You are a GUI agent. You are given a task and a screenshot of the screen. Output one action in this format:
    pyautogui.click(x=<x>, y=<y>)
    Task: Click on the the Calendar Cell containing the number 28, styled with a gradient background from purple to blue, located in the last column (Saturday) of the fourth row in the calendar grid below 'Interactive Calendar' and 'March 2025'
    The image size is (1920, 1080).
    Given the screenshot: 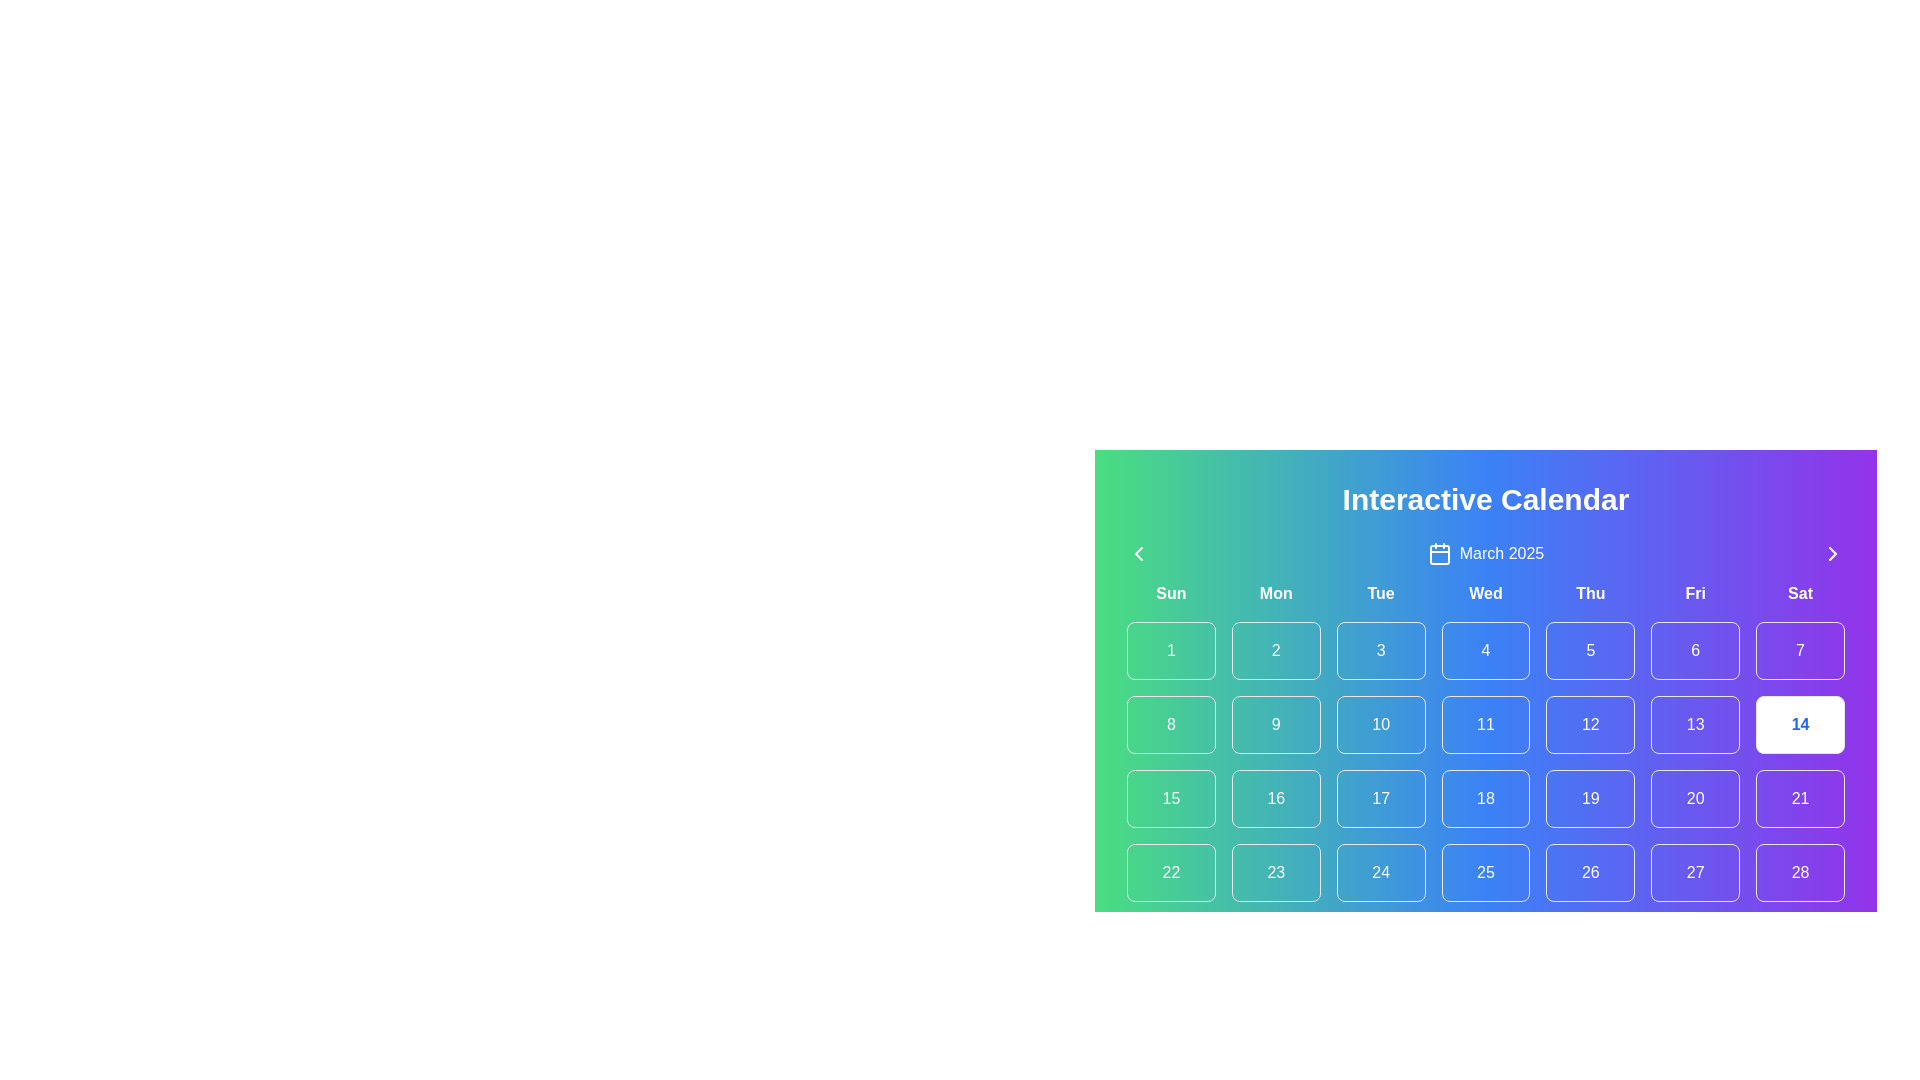 What is the action you would take?
    pyautogui.click(x=1800, y=871)
    